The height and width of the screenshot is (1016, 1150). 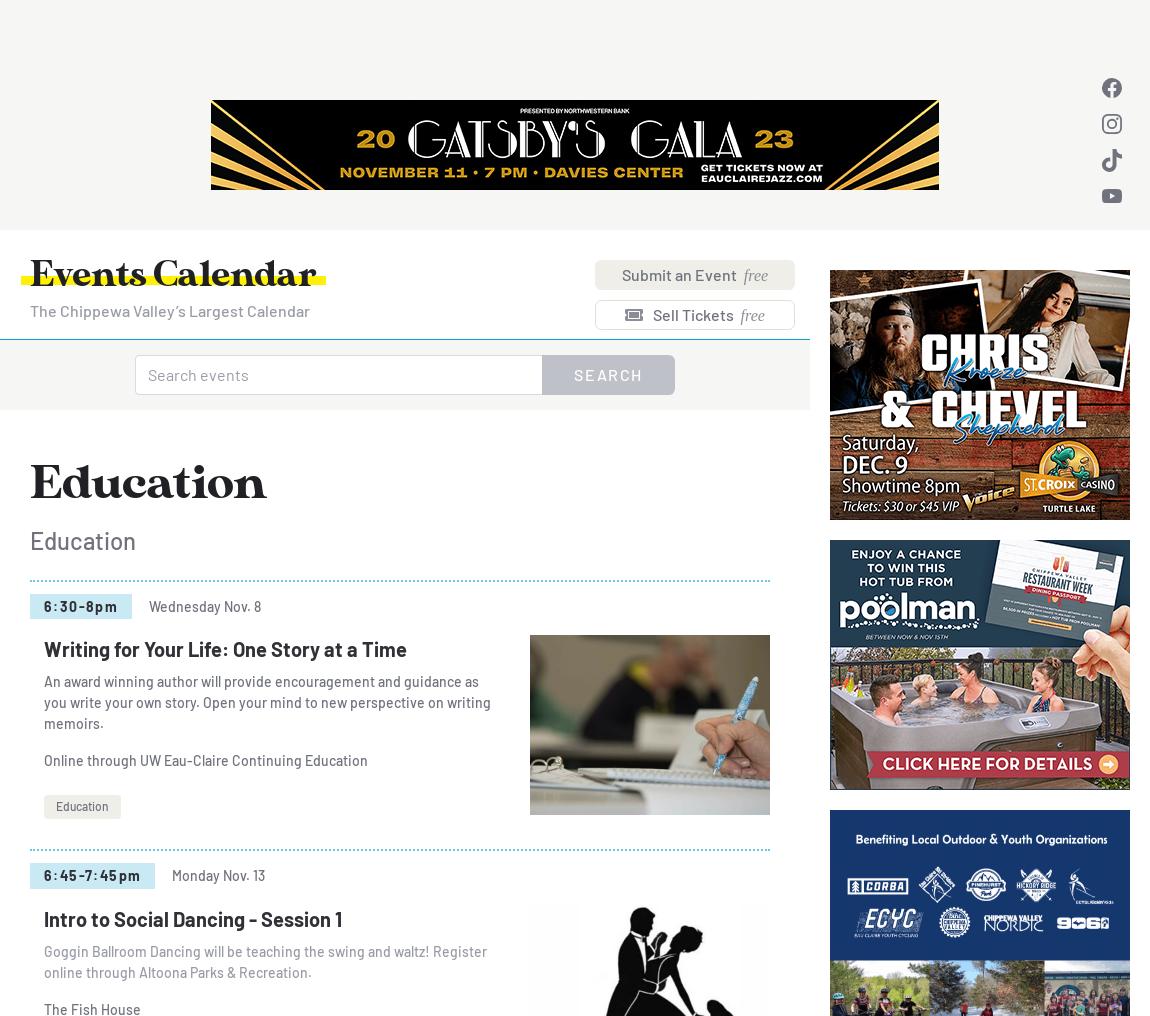 I want to click on 'Events Calendar', so click(x=172, y=275).